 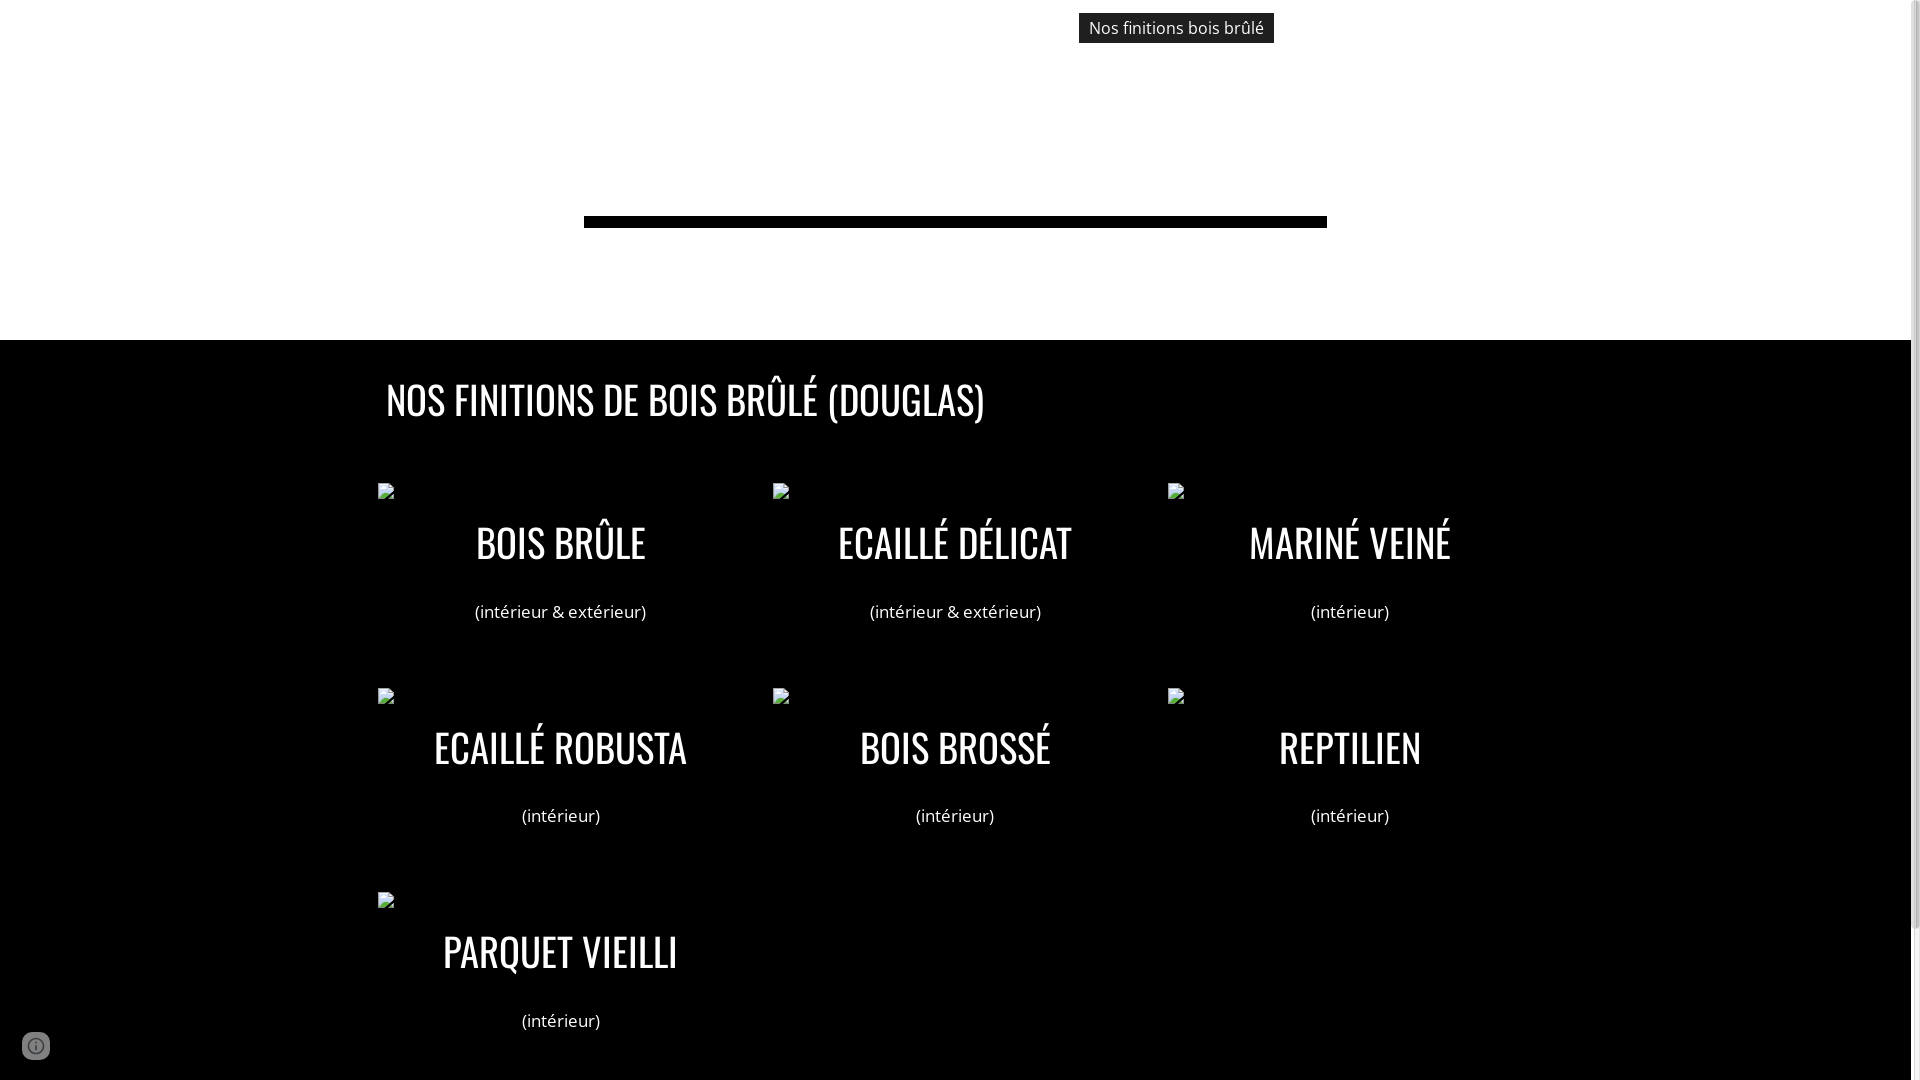 I want to click on 'Nos bois de terrasse', so click(x=1287, y=27).